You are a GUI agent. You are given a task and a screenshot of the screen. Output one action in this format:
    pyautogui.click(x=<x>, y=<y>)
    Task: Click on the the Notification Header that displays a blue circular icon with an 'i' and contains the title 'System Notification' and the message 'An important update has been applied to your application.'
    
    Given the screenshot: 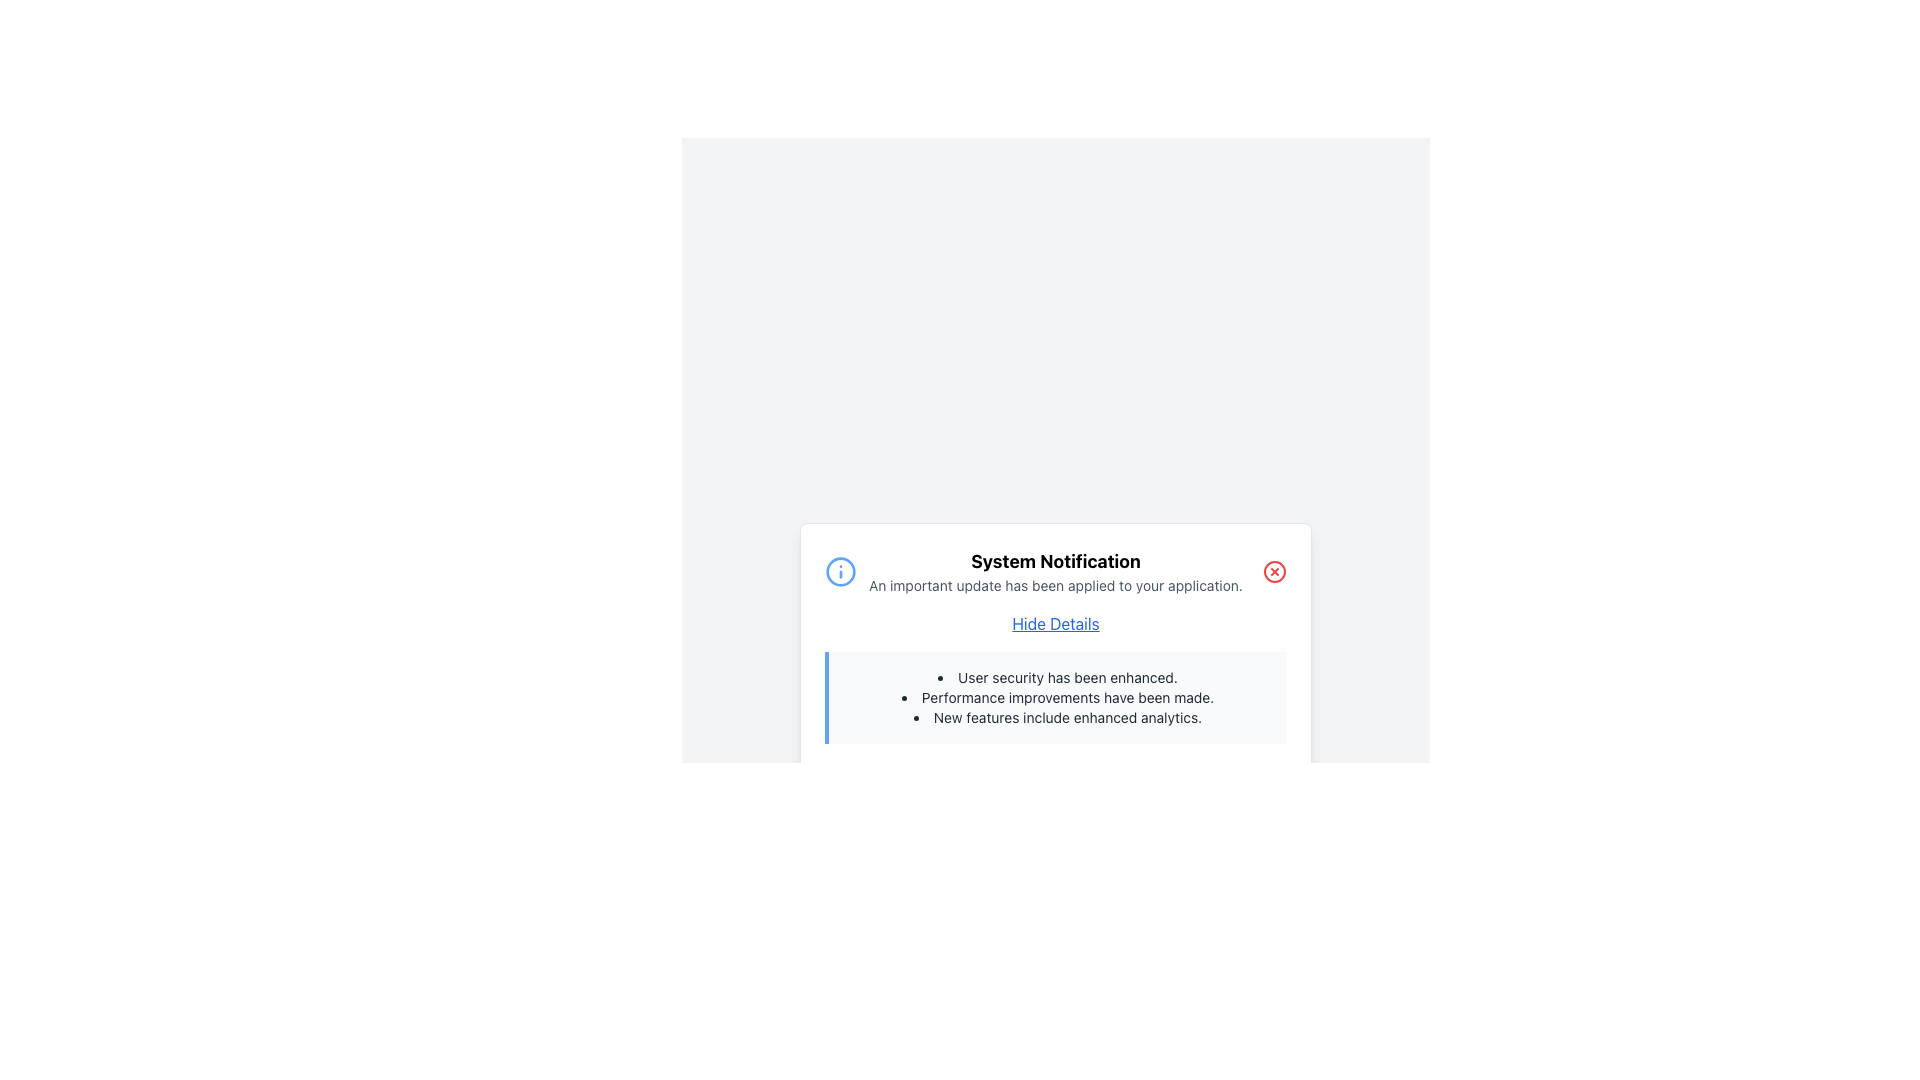 What is the action you would take?
    pyautogui.click(x=1033, y=571)
    